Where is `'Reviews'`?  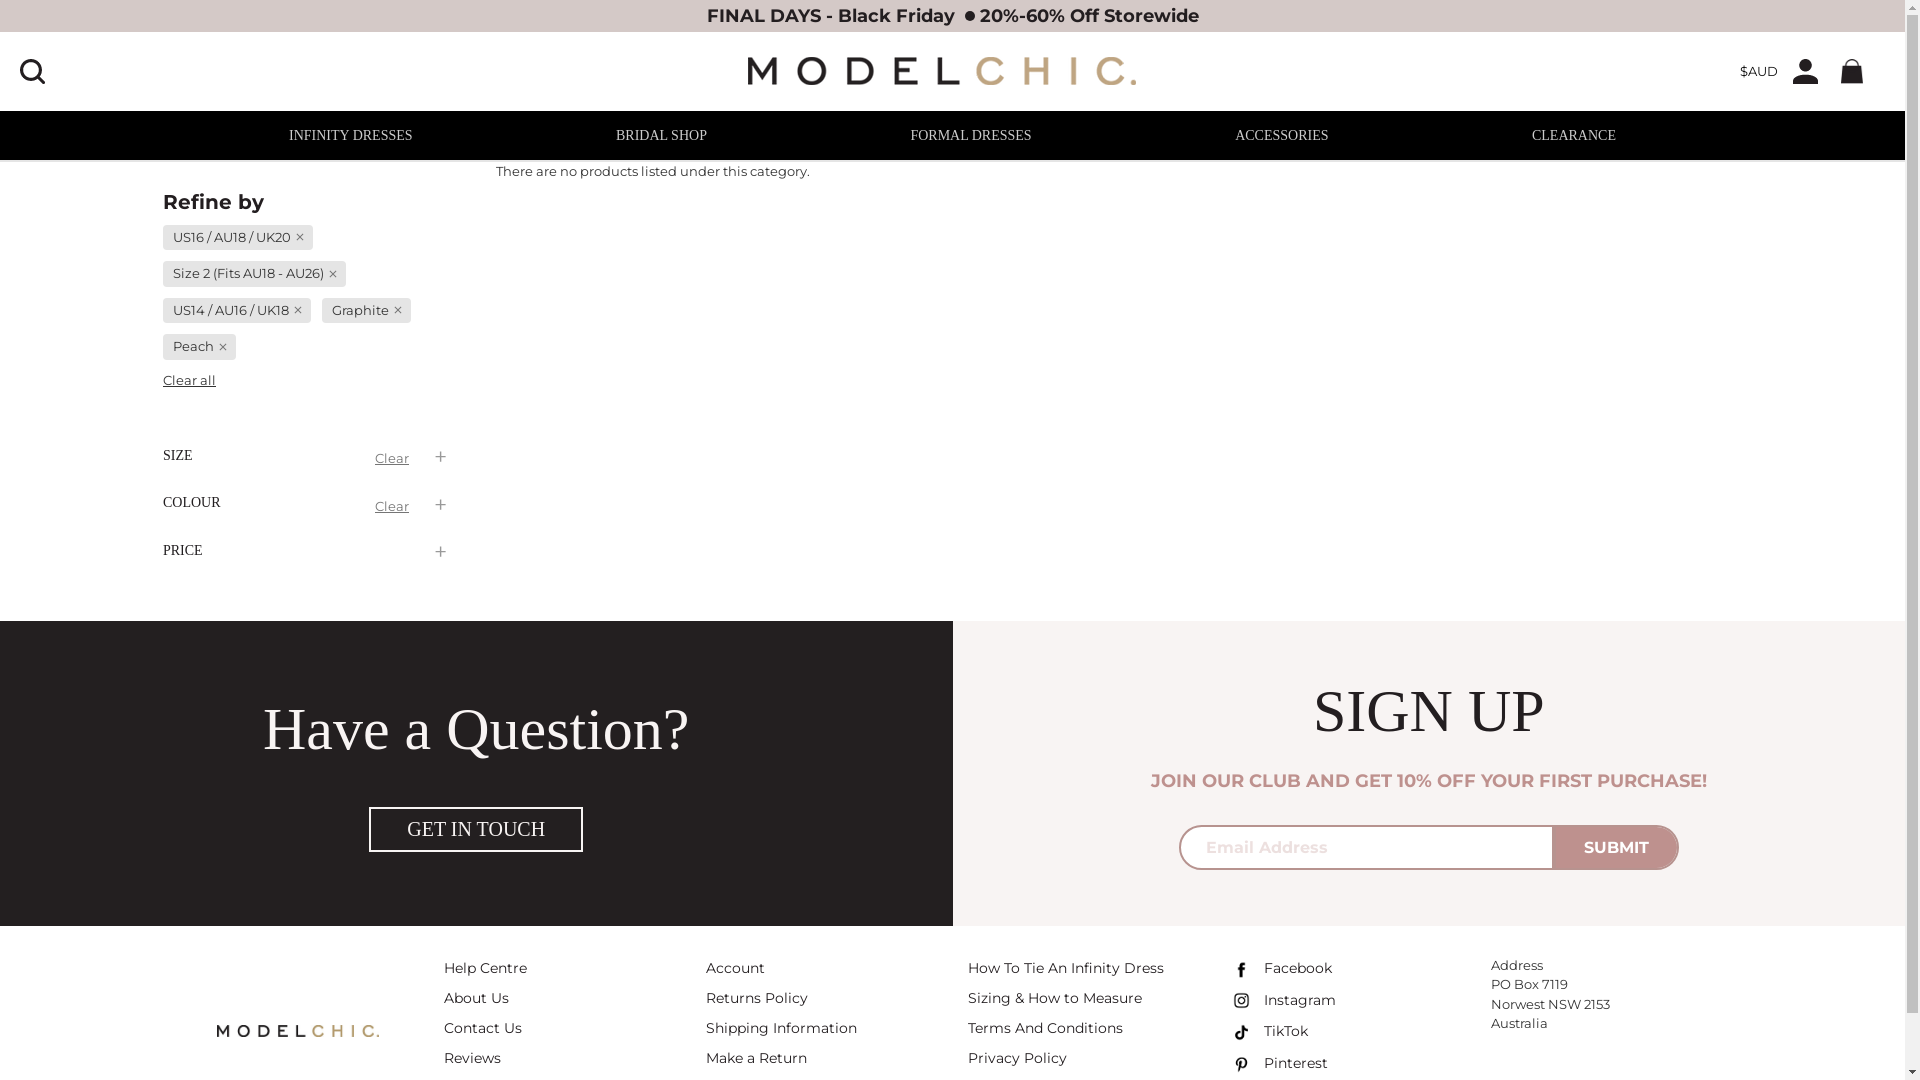 'Reviews' is located at coordinates (471, 1059).